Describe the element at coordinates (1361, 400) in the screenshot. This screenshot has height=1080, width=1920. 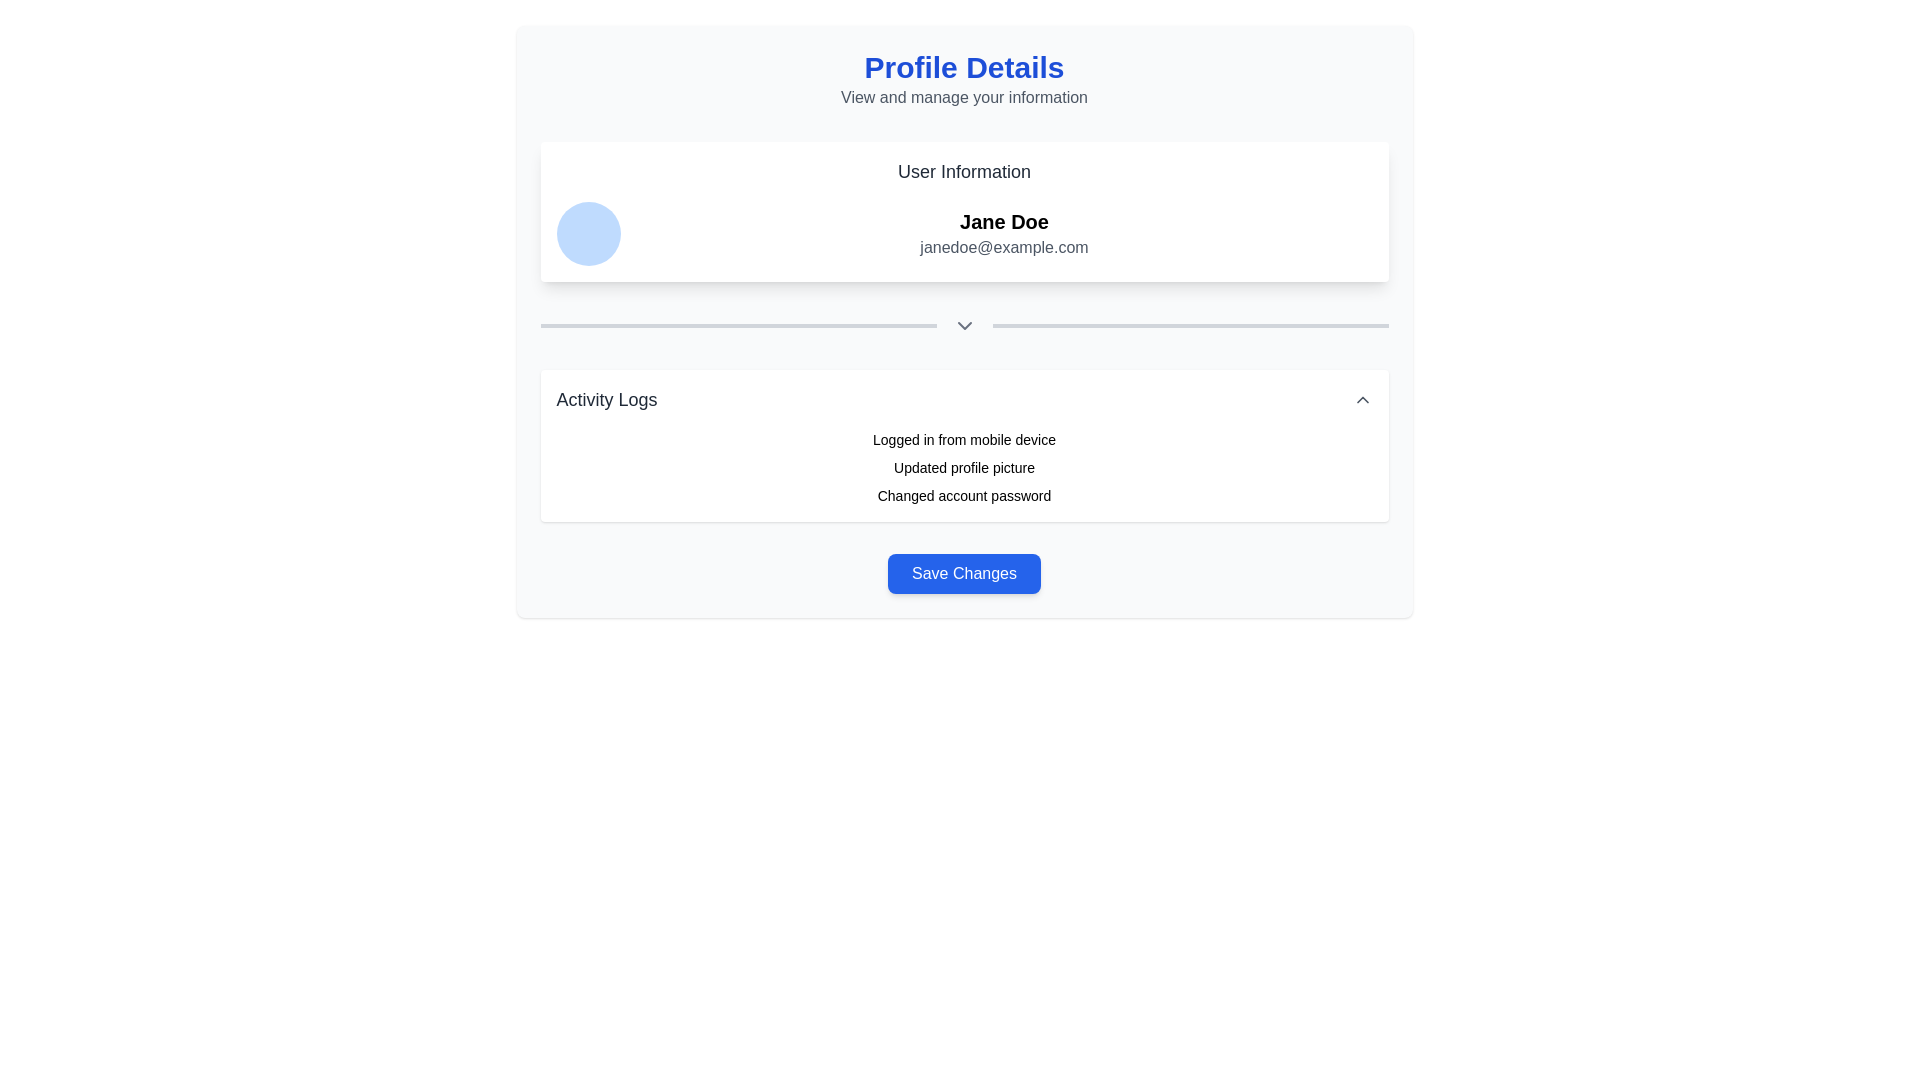
I see `the upward-pointing chevron icon located on the far-right side of the 'Activity Logs' header` at that location.